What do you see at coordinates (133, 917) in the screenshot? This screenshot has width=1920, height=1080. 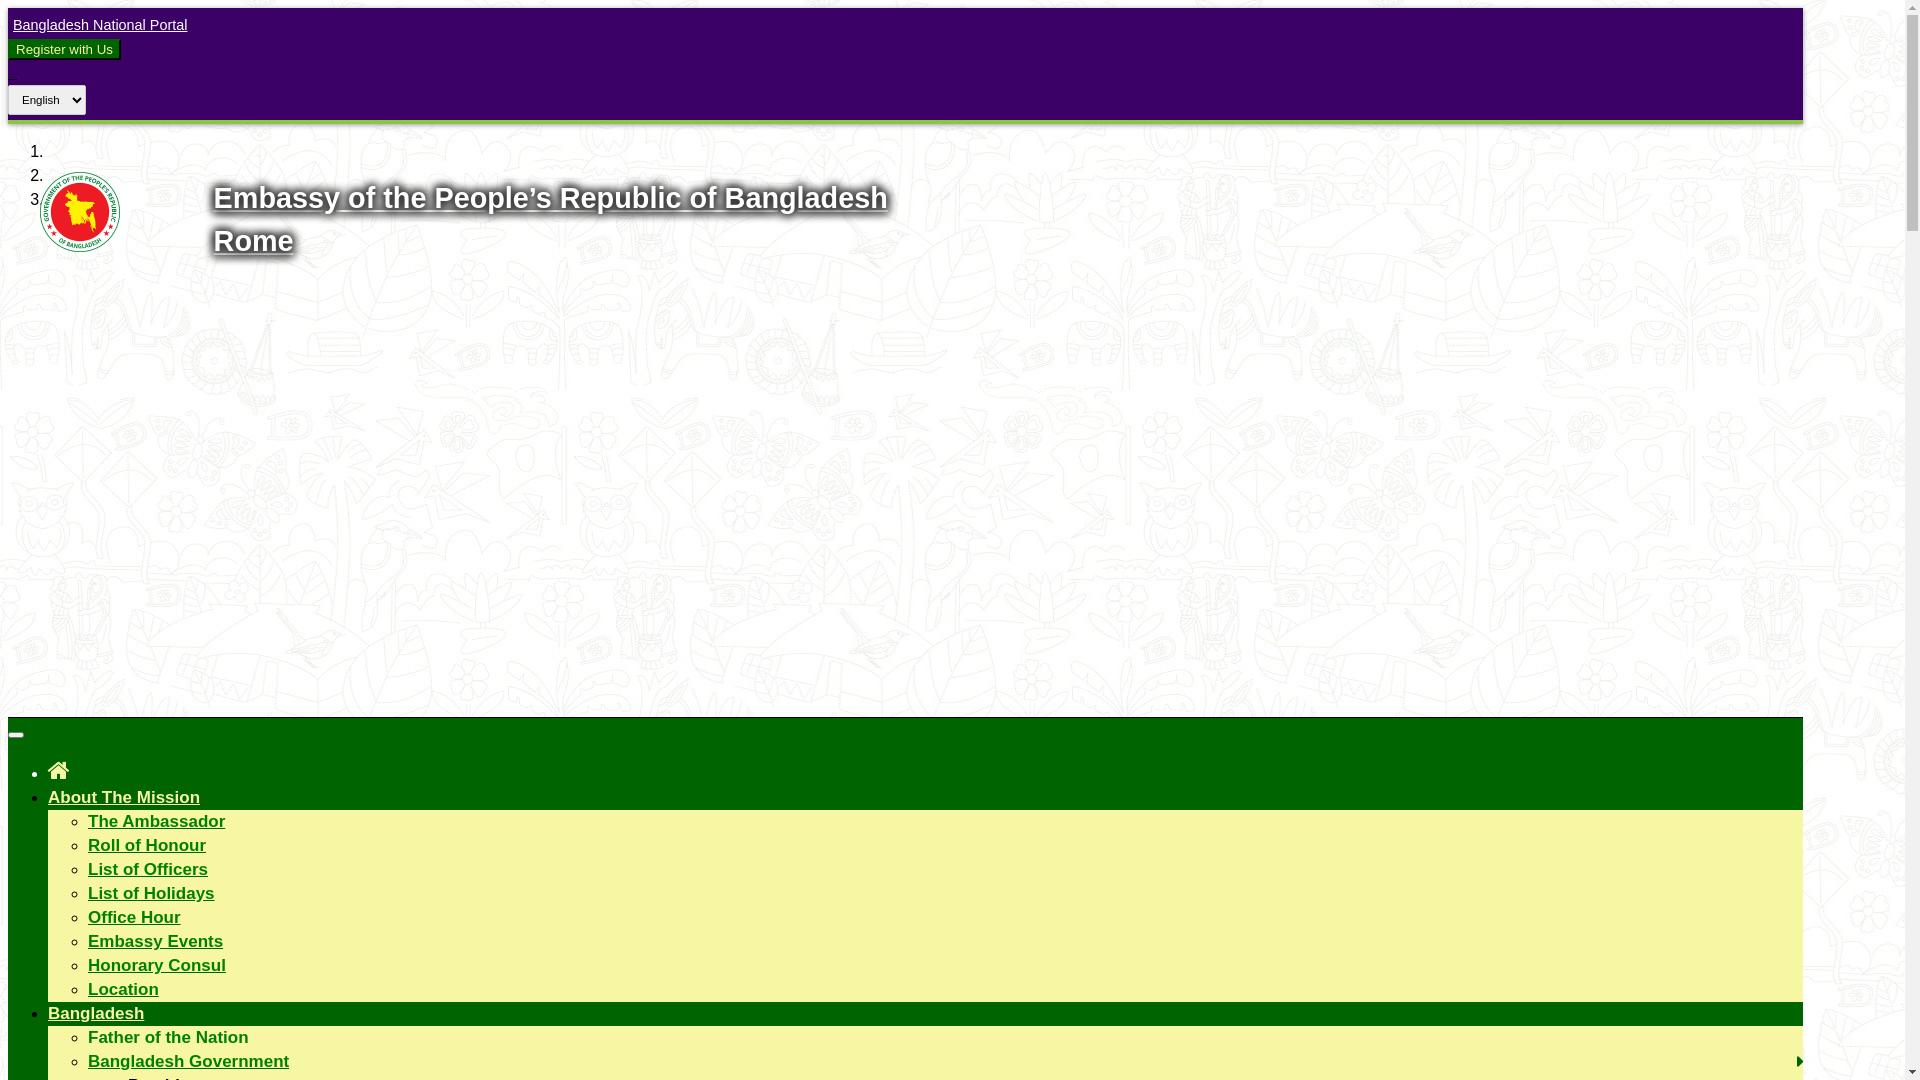 I see `'Office Hour'` at bounding box center [133, 917].